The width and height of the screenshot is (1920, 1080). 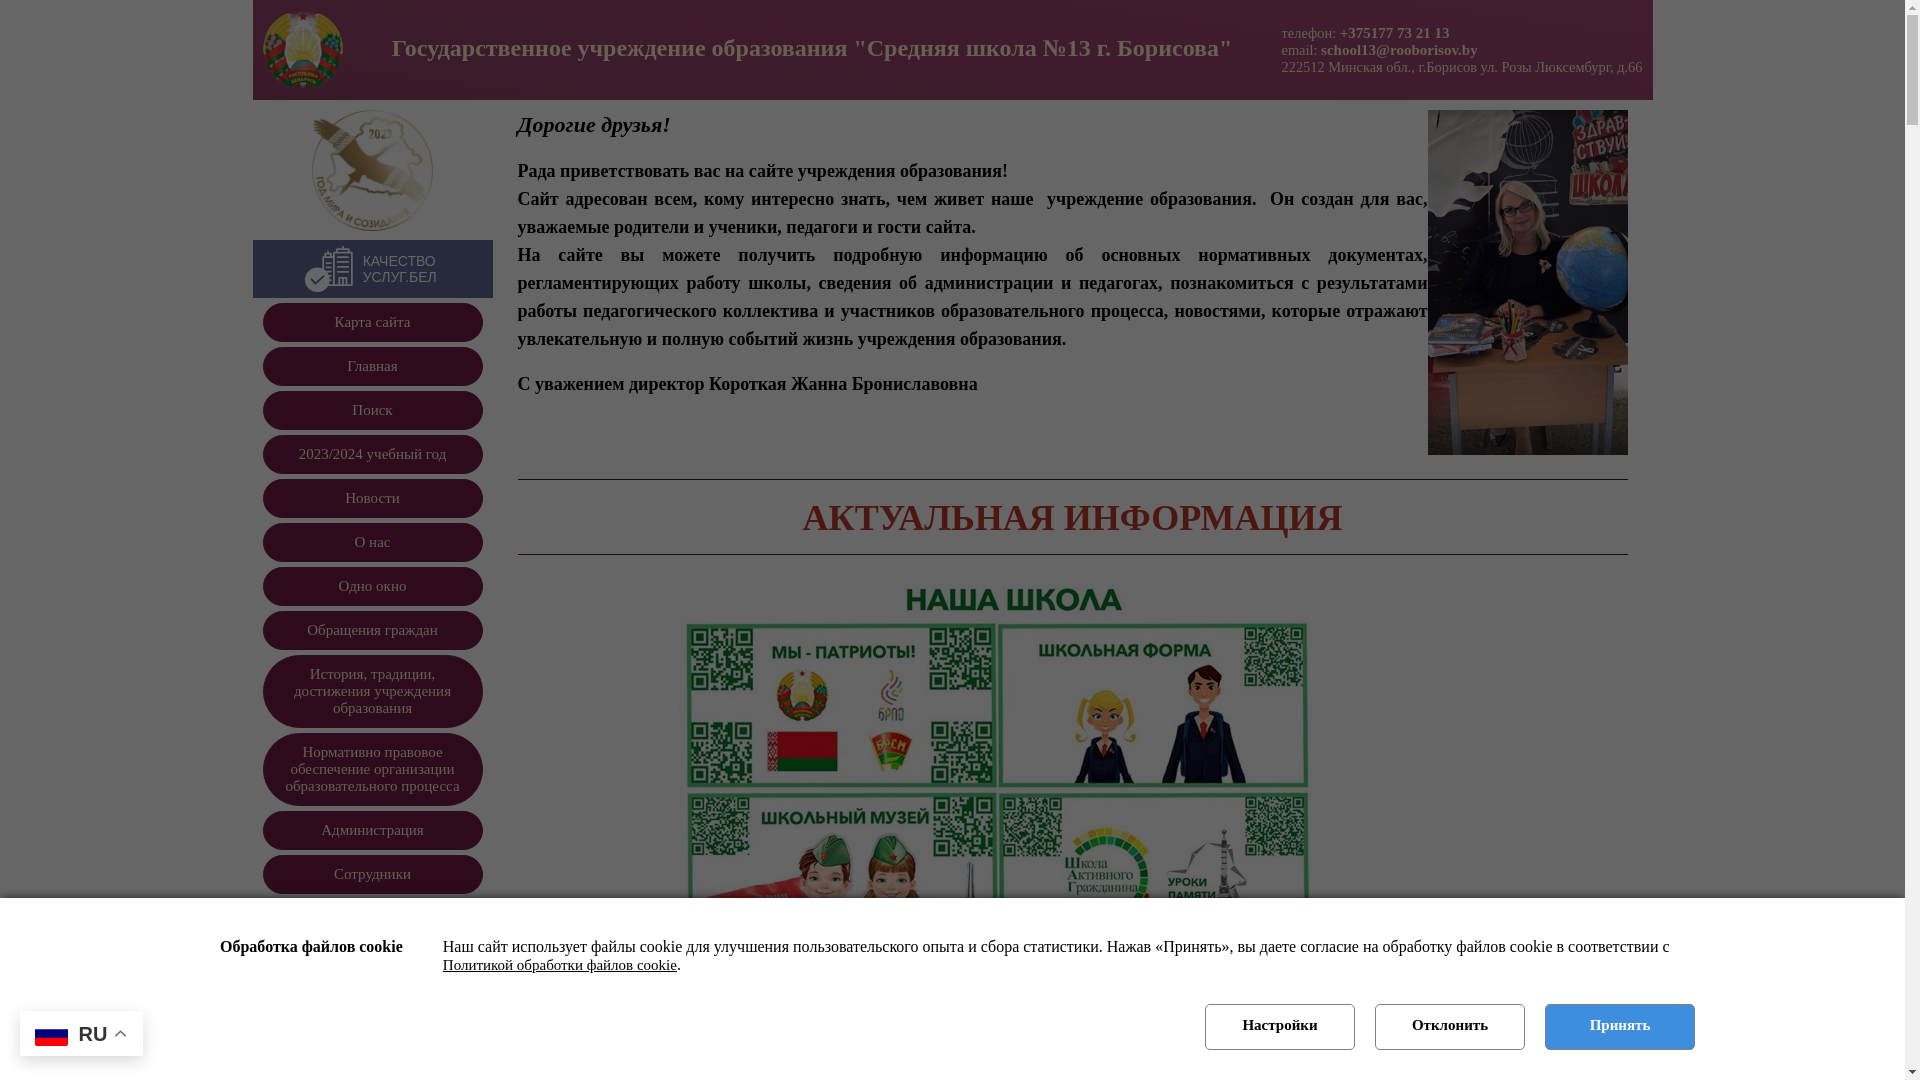 I want to click on '+375177 73 21 13', so click(x=1394, y=31).